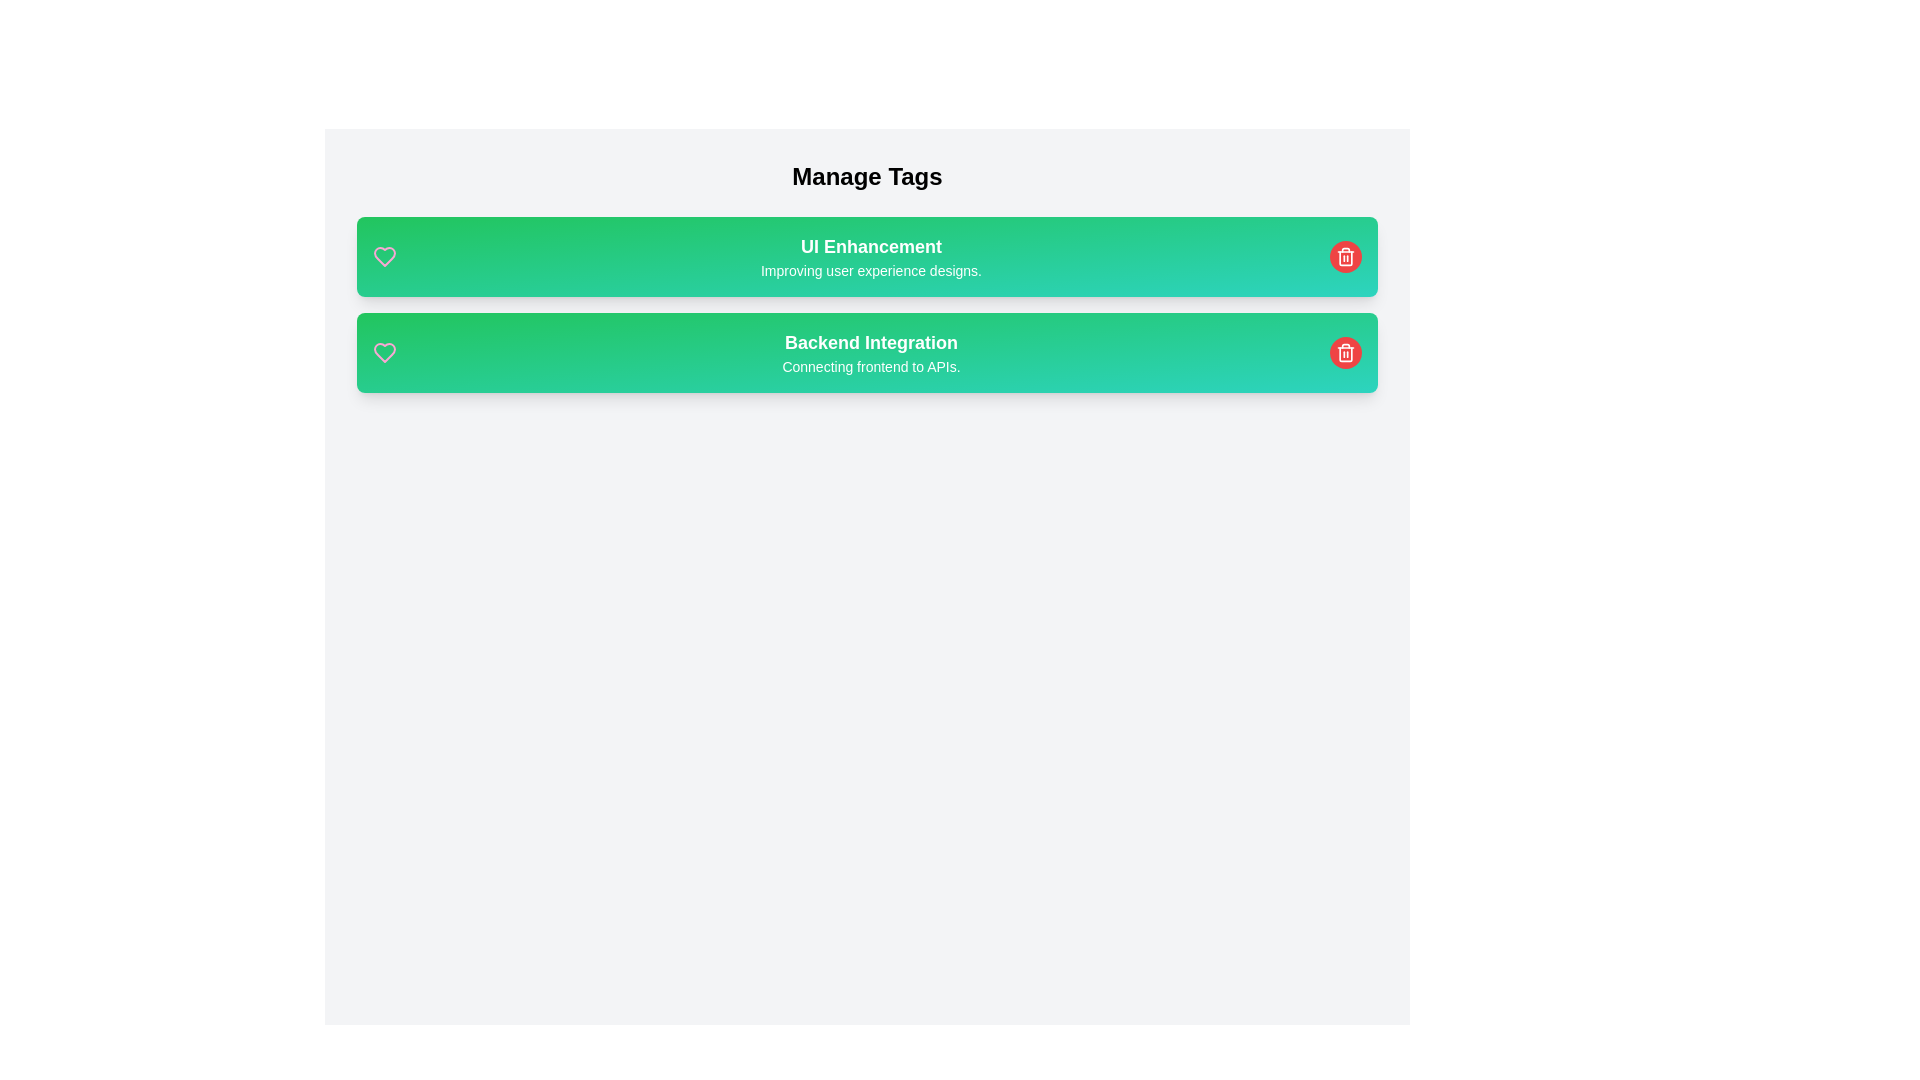 Image resolution: width=1920 pixels, height=1080 pixels. Describe the element at coordinates (867, 256) in the screenshot. I see `the tag card with the label UI Enhancement` at that location.